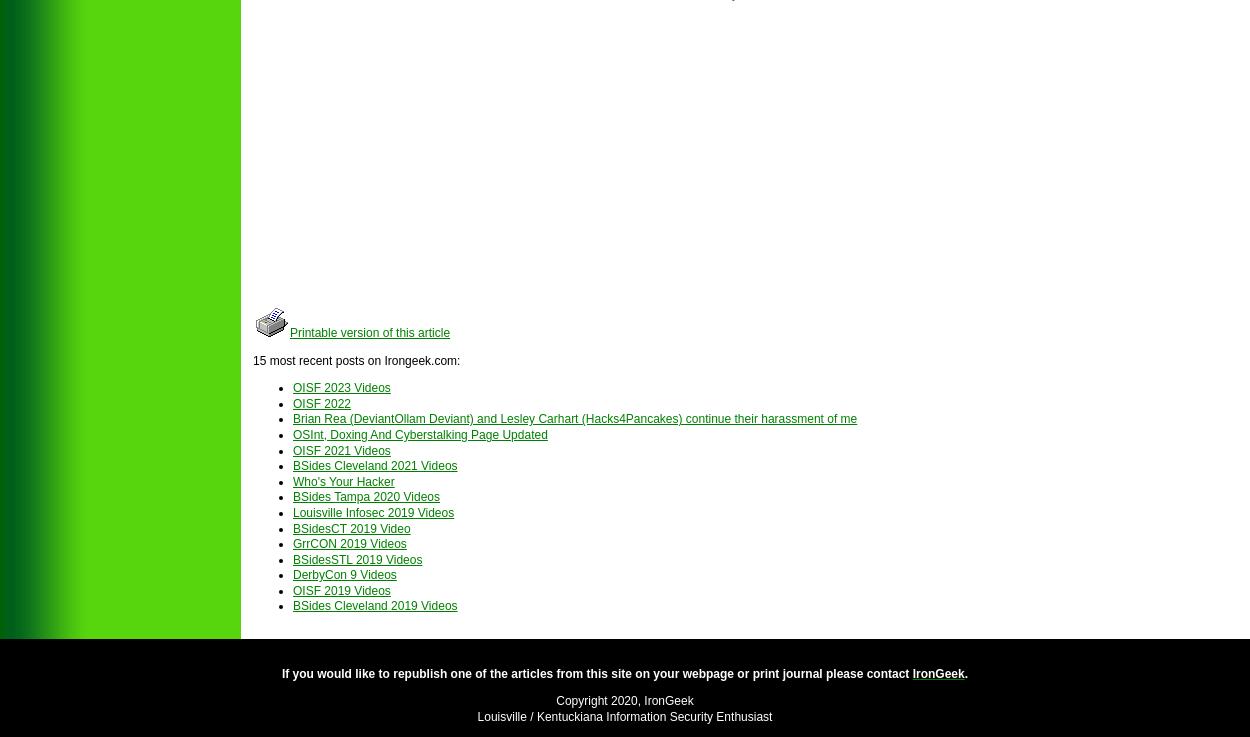  I want to click on 'DerbyCon 9 Videos', so click(343, 574).